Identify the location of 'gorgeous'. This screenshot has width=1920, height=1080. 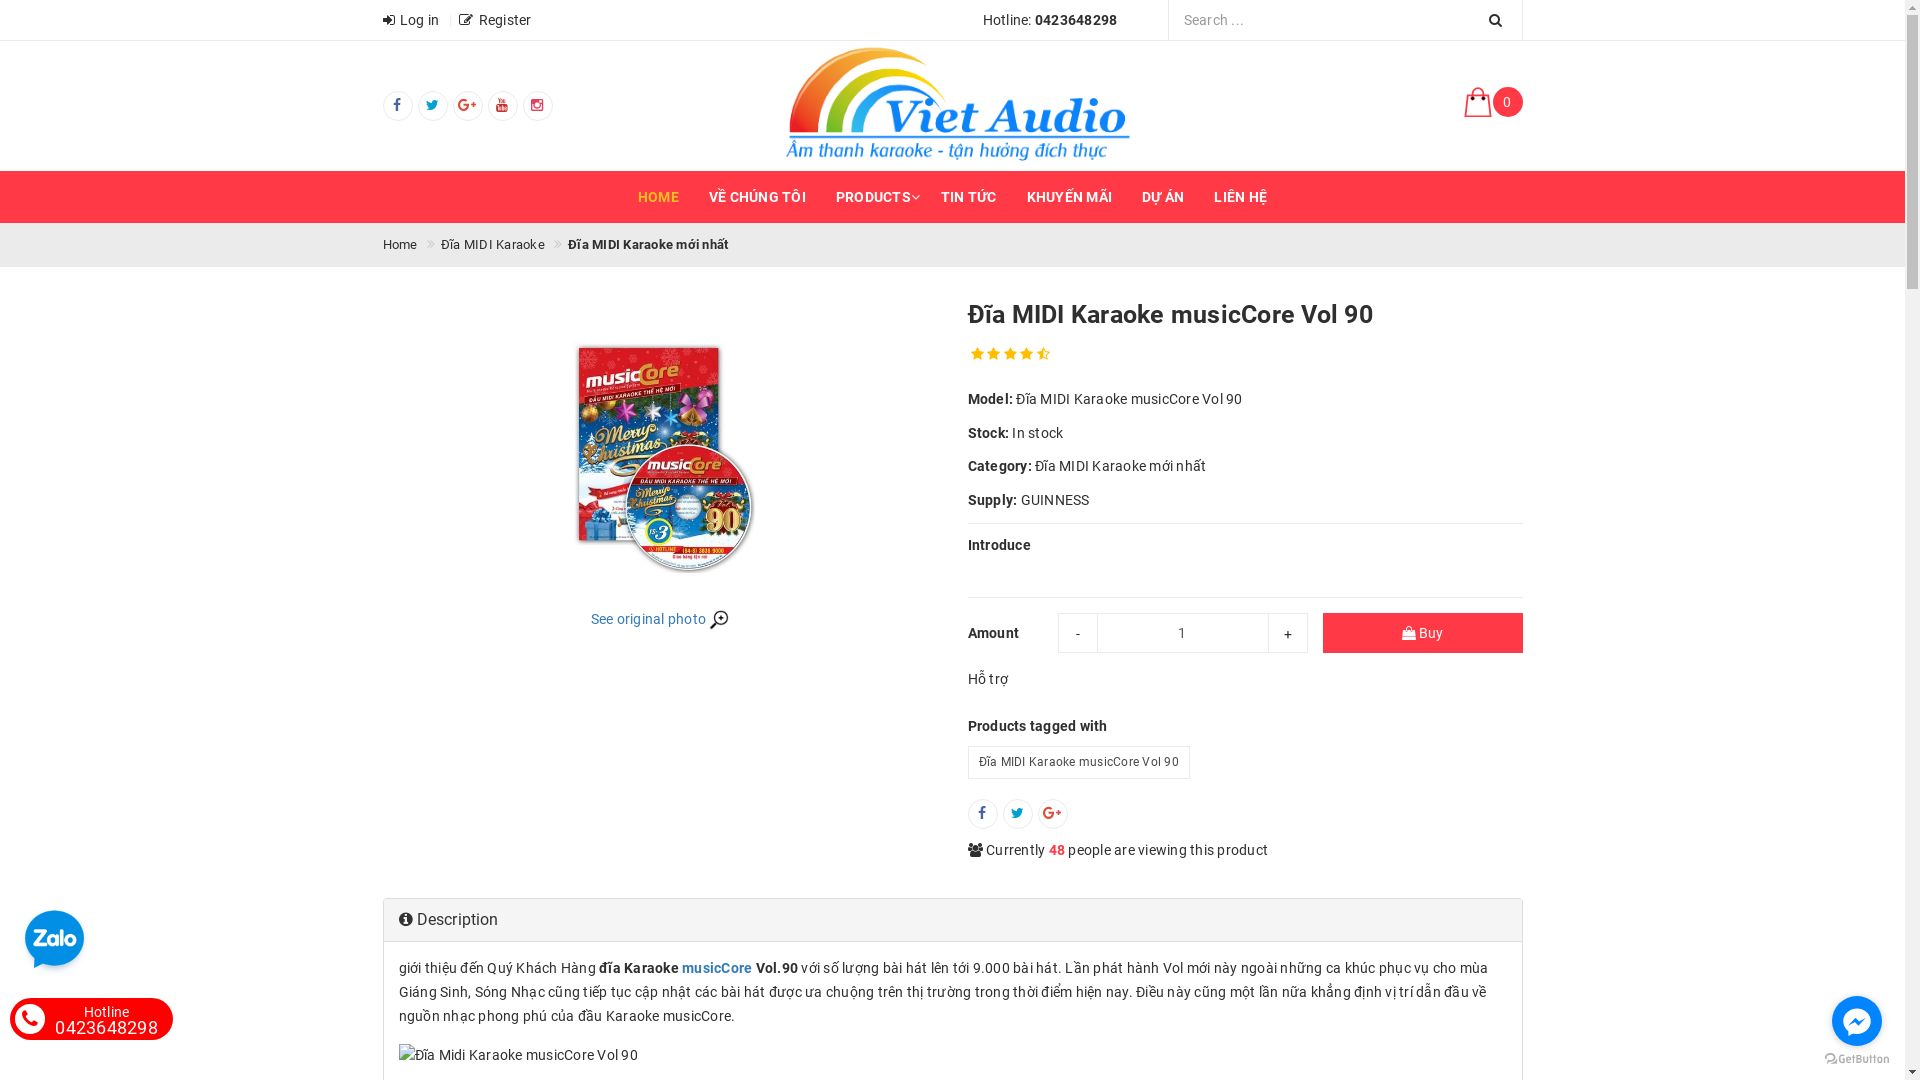
(976, 353).